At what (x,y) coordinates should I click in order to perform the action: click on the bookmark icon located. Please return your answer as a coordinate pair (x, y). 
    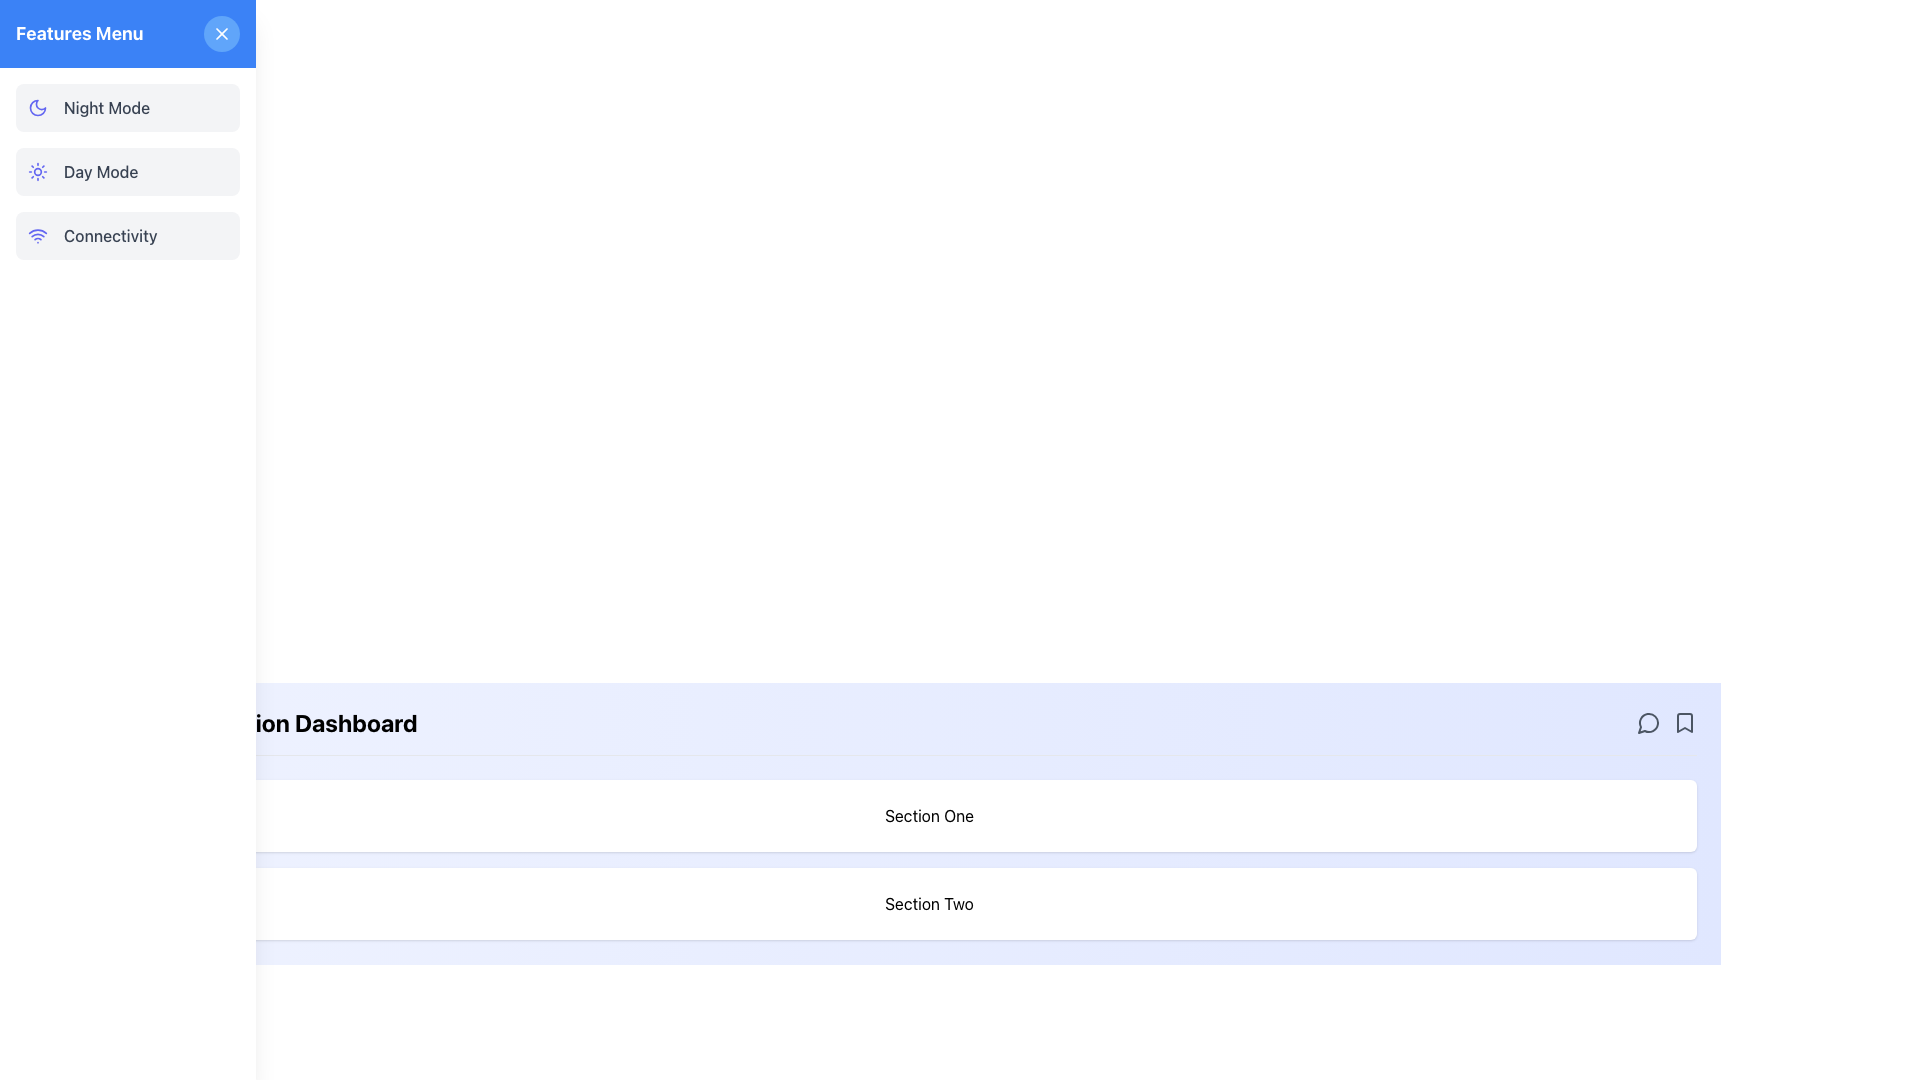
    Looking at the image, I should click on (1683, 722).